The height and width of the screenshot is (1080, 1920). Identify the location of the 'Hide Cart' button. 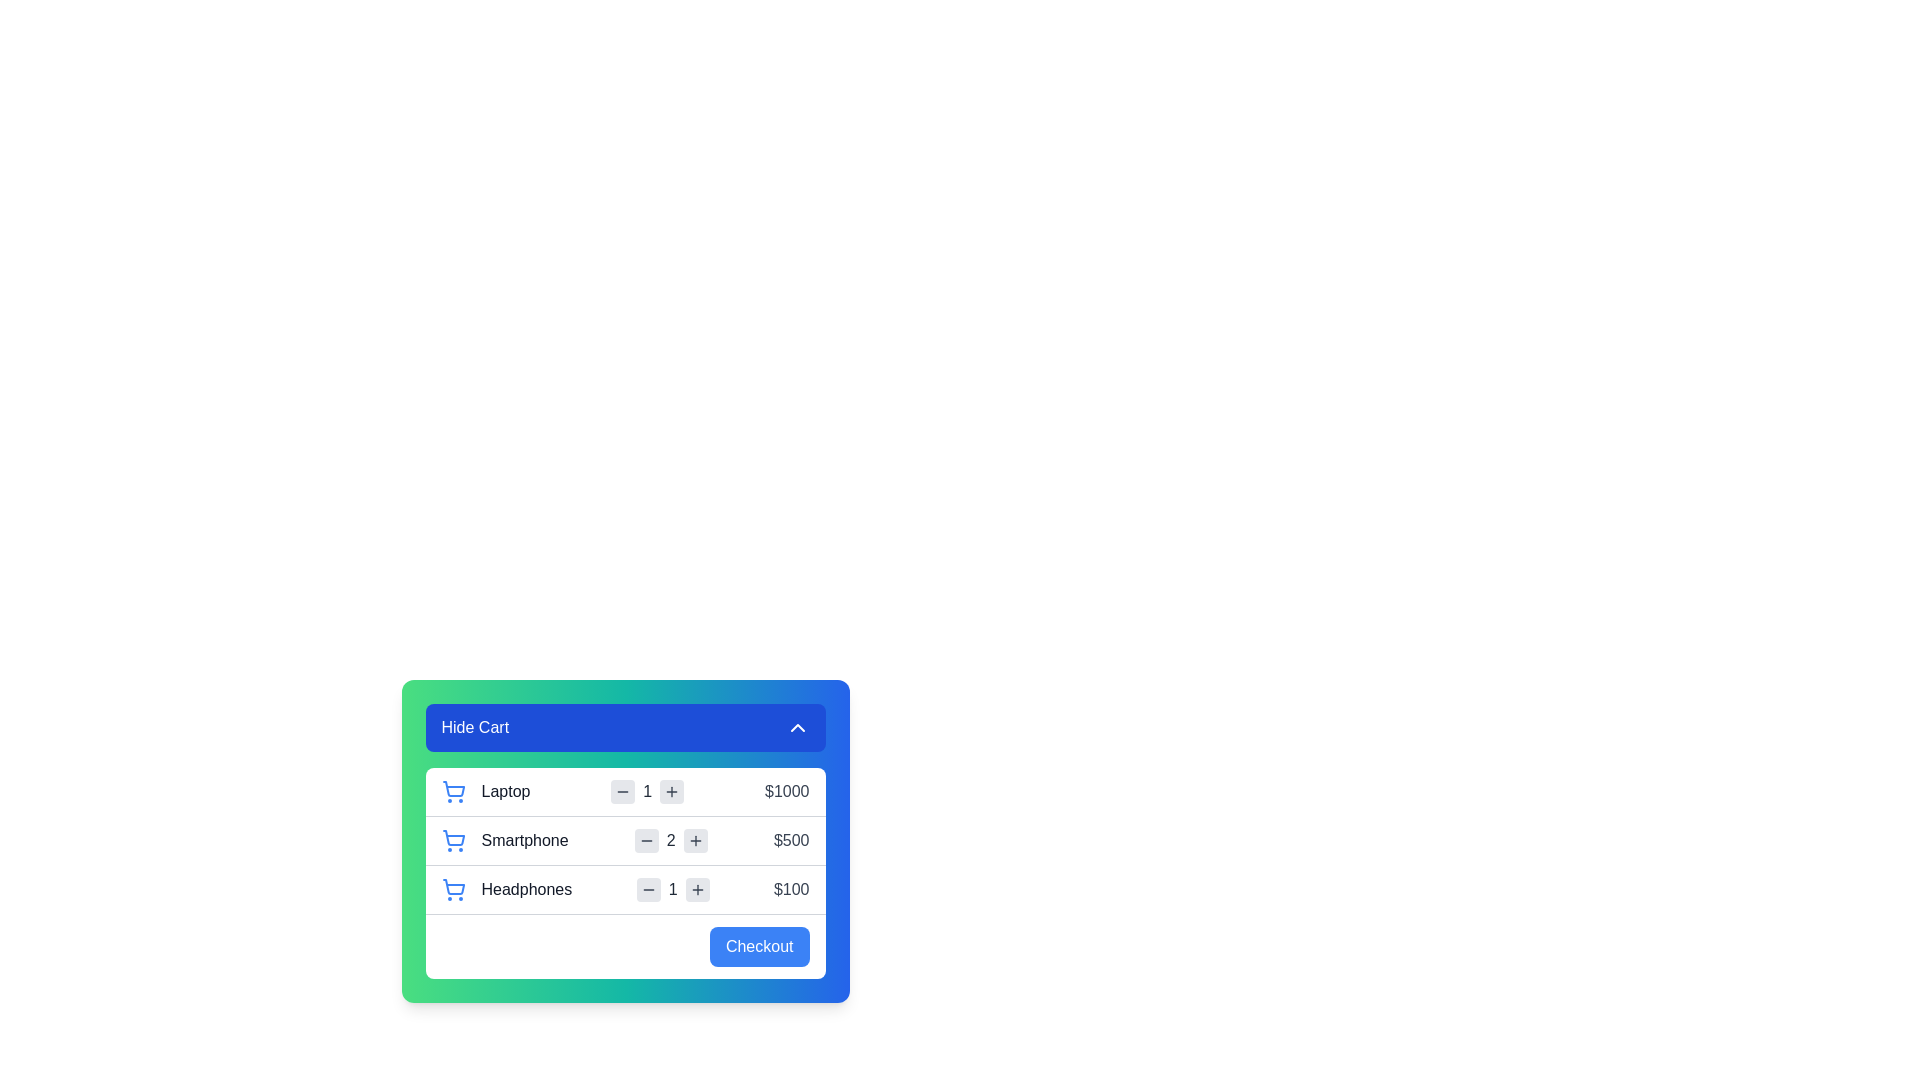
(624, 728).